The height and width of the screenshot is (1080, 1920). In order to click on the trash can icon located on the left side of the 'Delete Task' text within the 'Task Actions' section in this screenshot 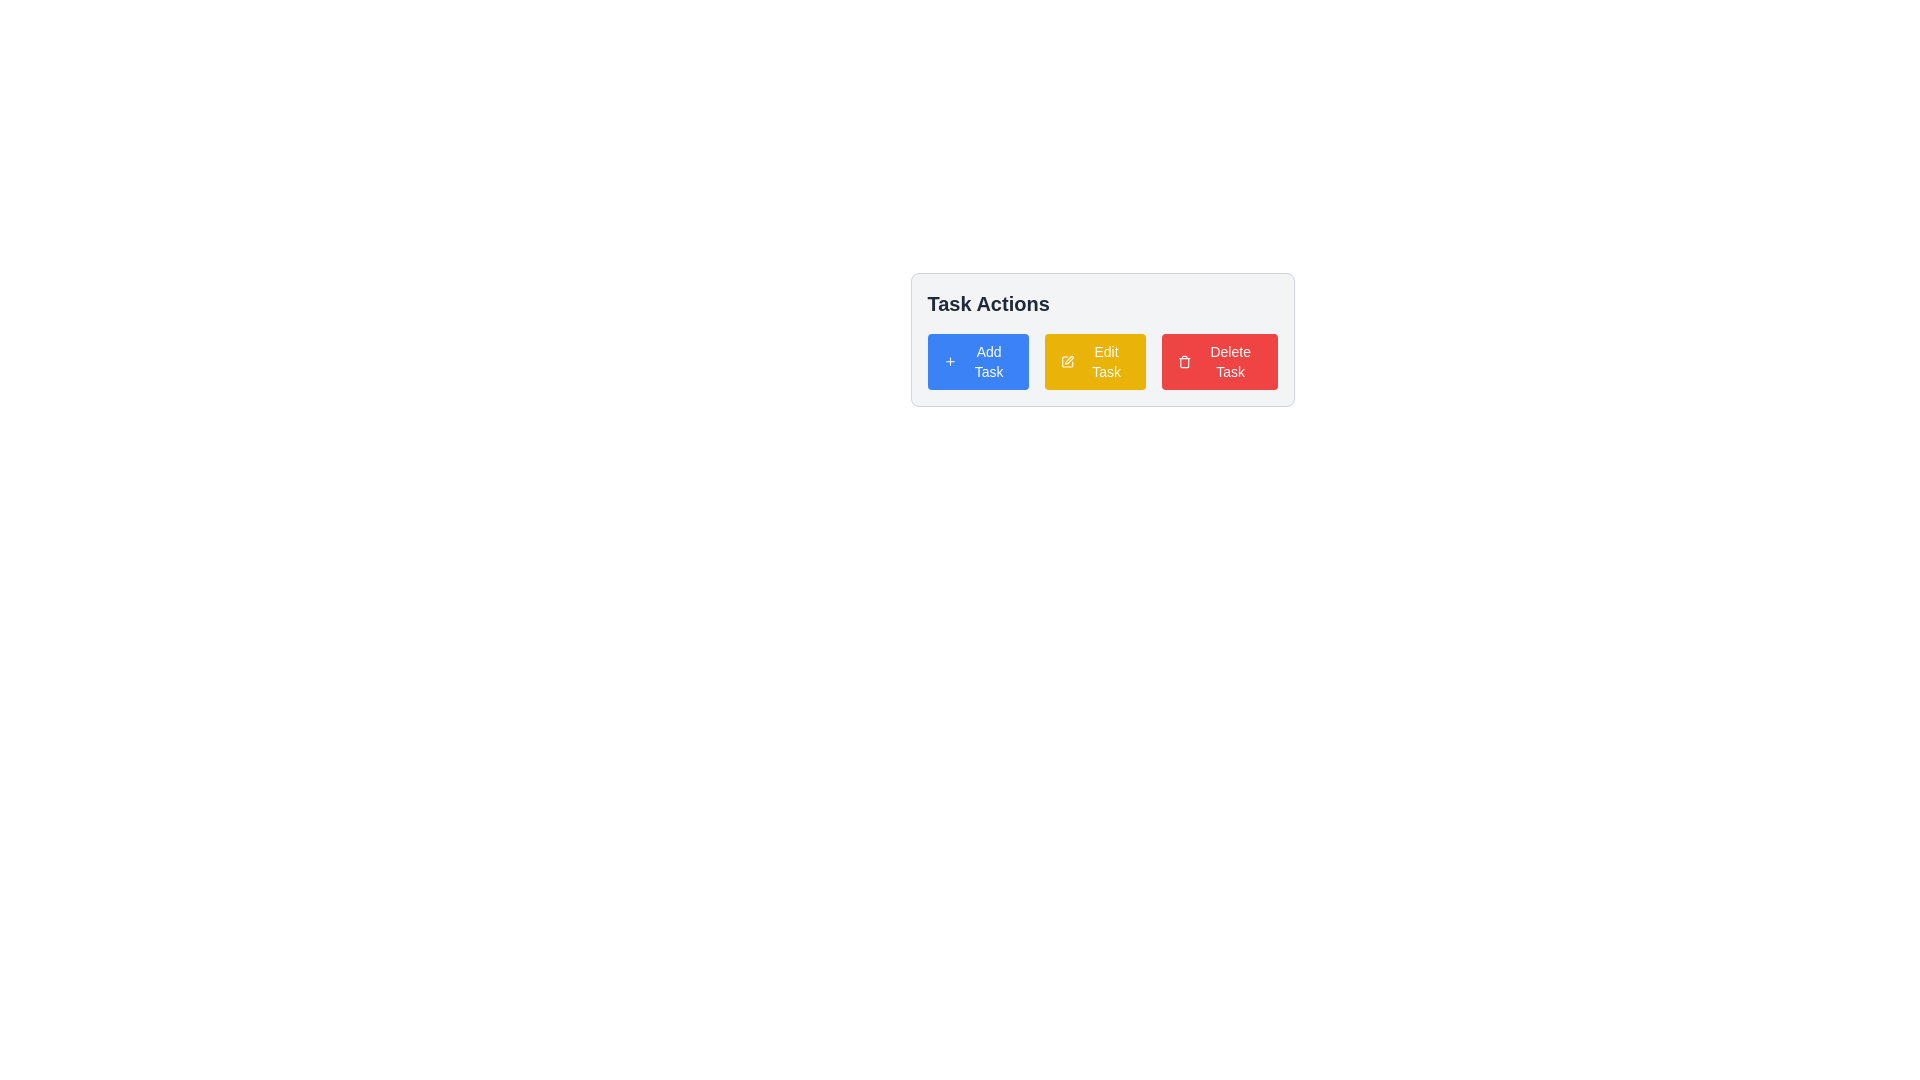, I will do `click(1185, 362)`.